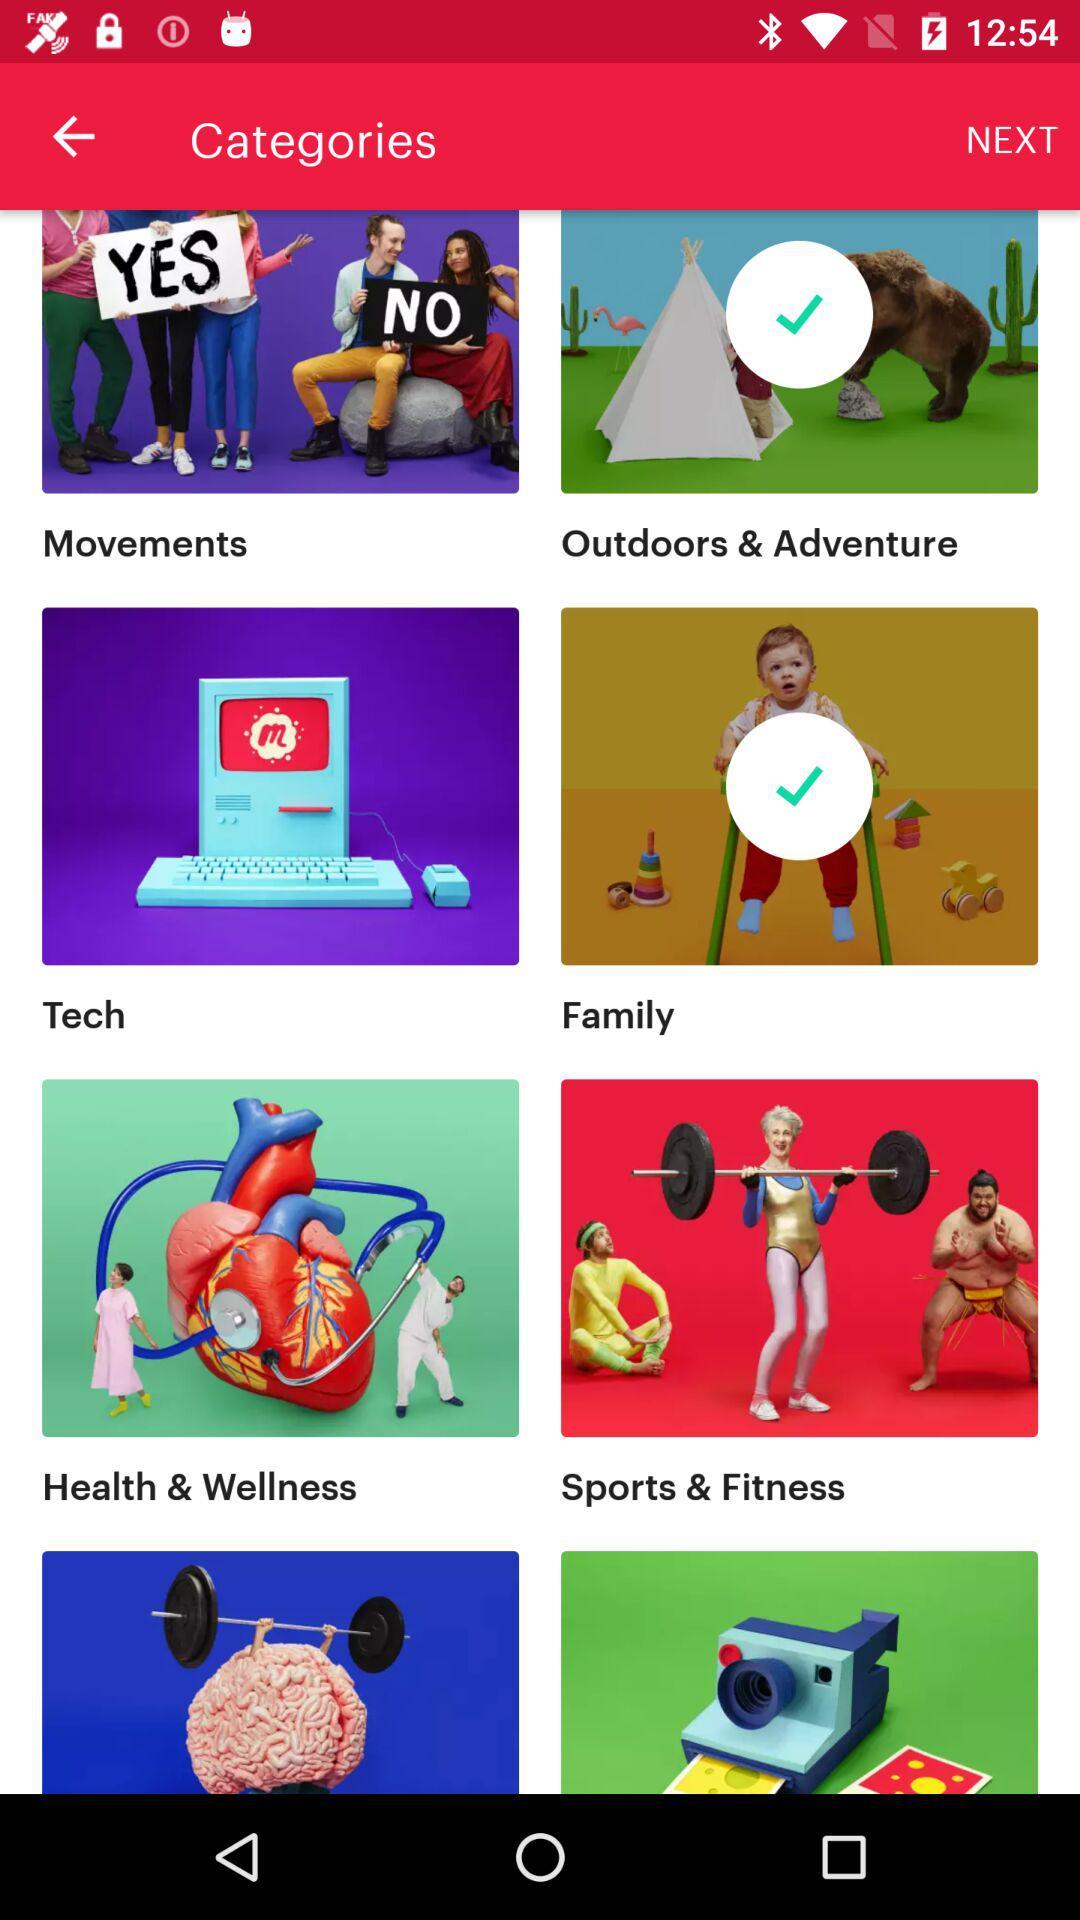  I want to click on the next item, so click(1012, 135).